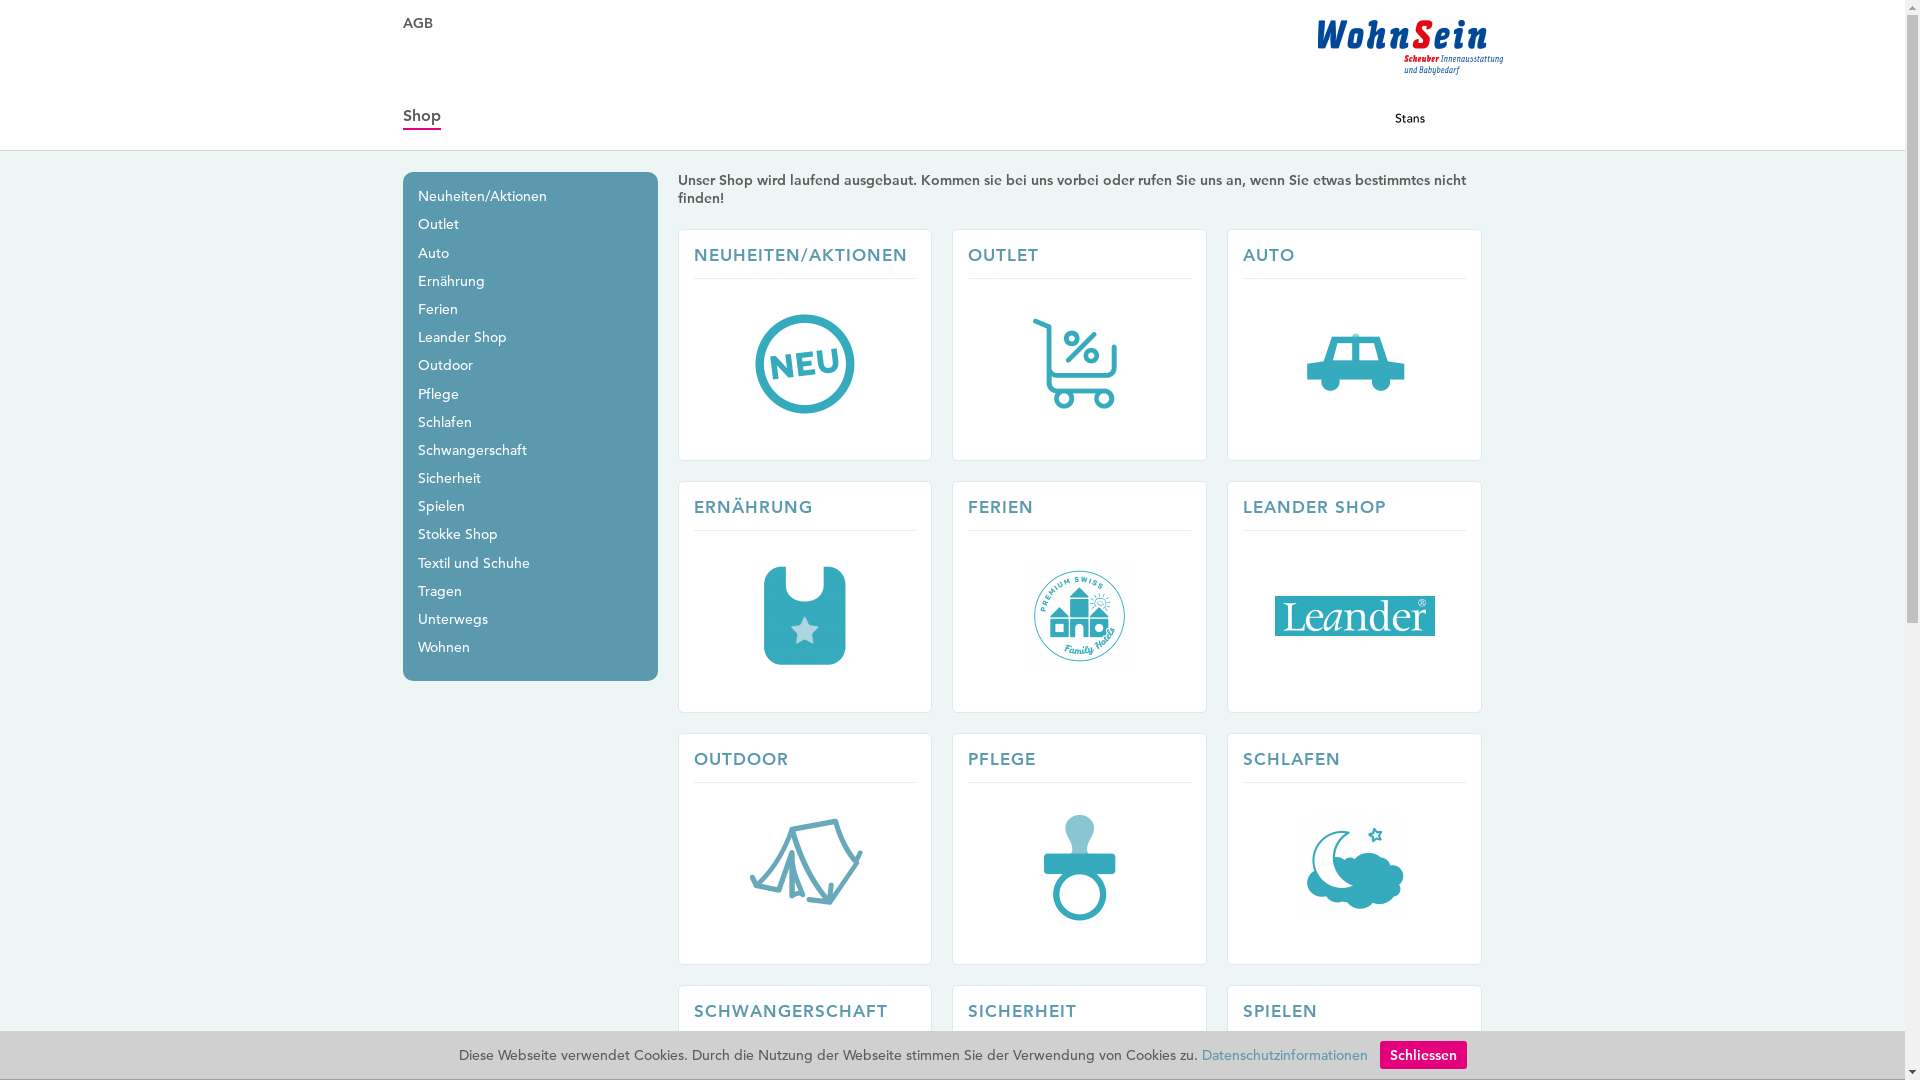 The image size is (1920, 1080). Describe the element at coordinates (1285, 1054) in the screenshot. I see `'Datenschutzinformationen'` at that location.